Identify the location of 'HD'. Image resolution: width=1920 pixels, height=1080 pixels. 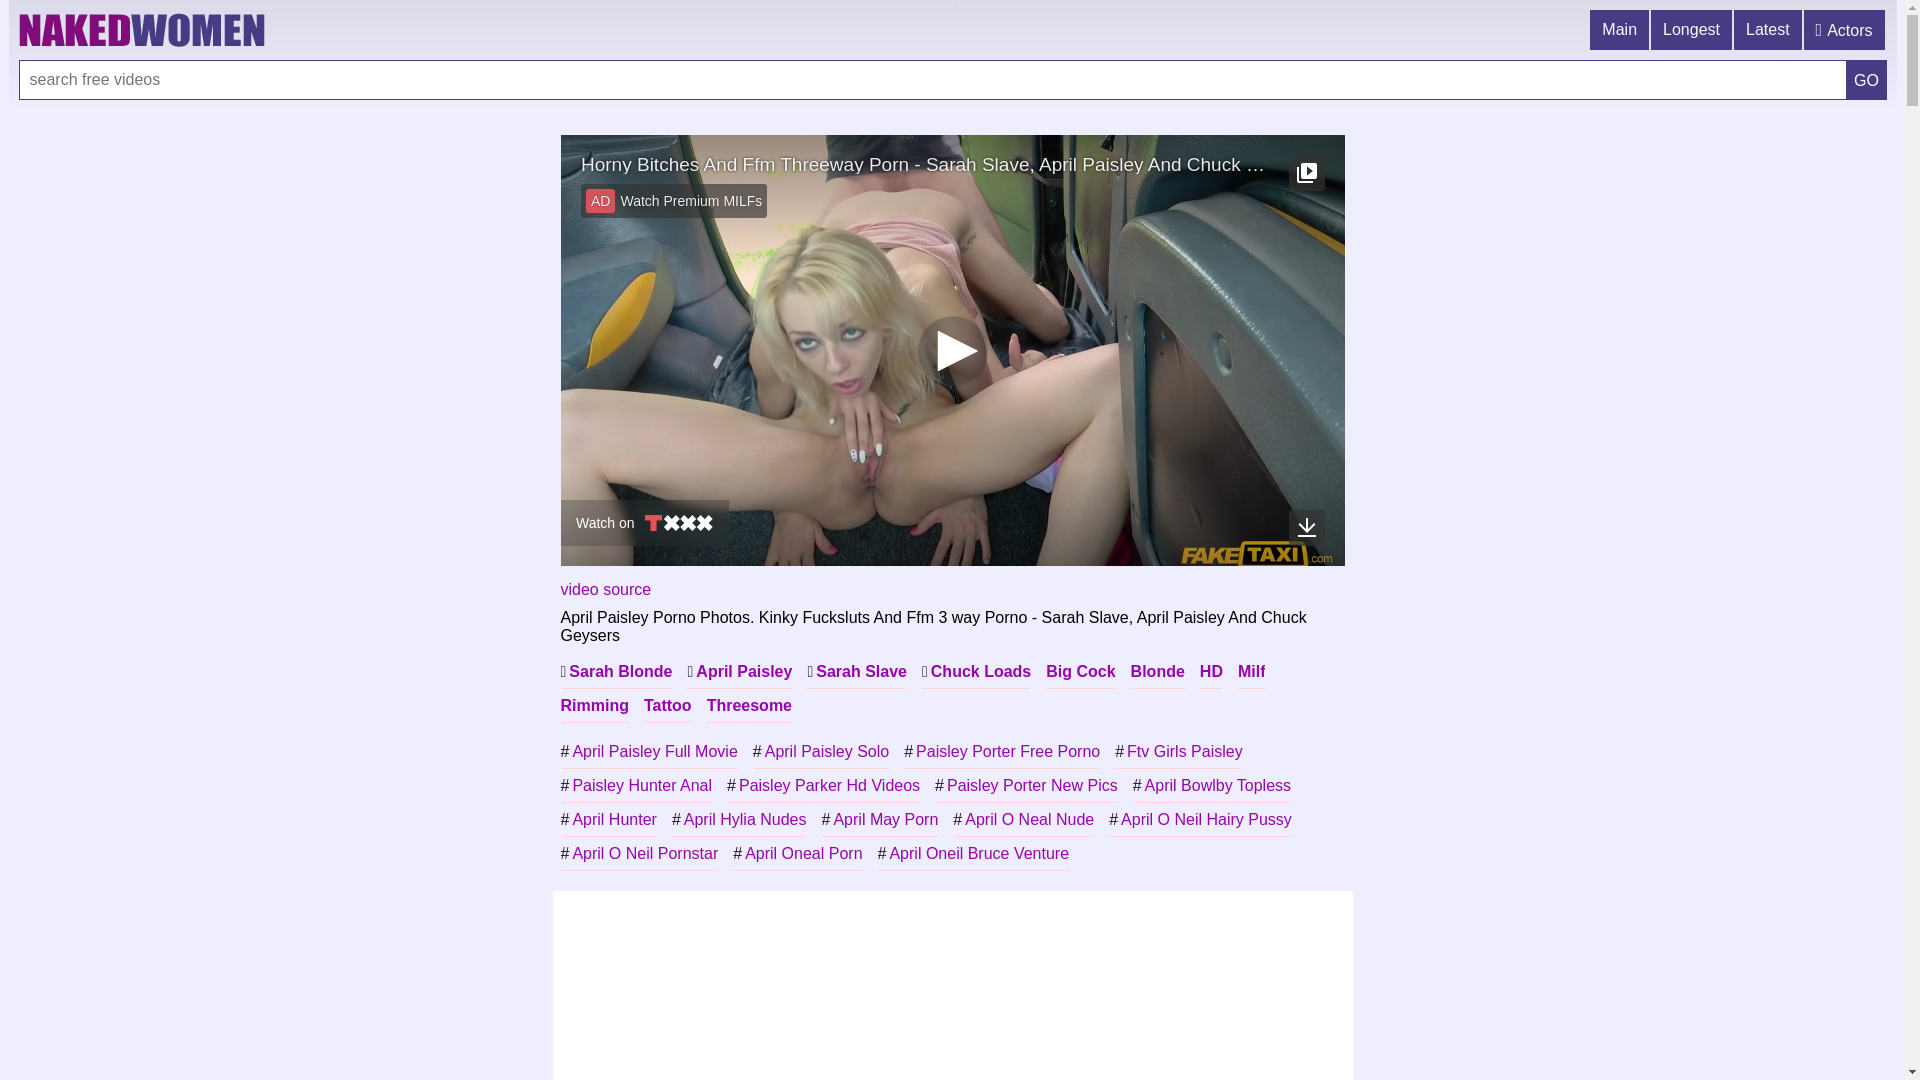
(1210, 671).